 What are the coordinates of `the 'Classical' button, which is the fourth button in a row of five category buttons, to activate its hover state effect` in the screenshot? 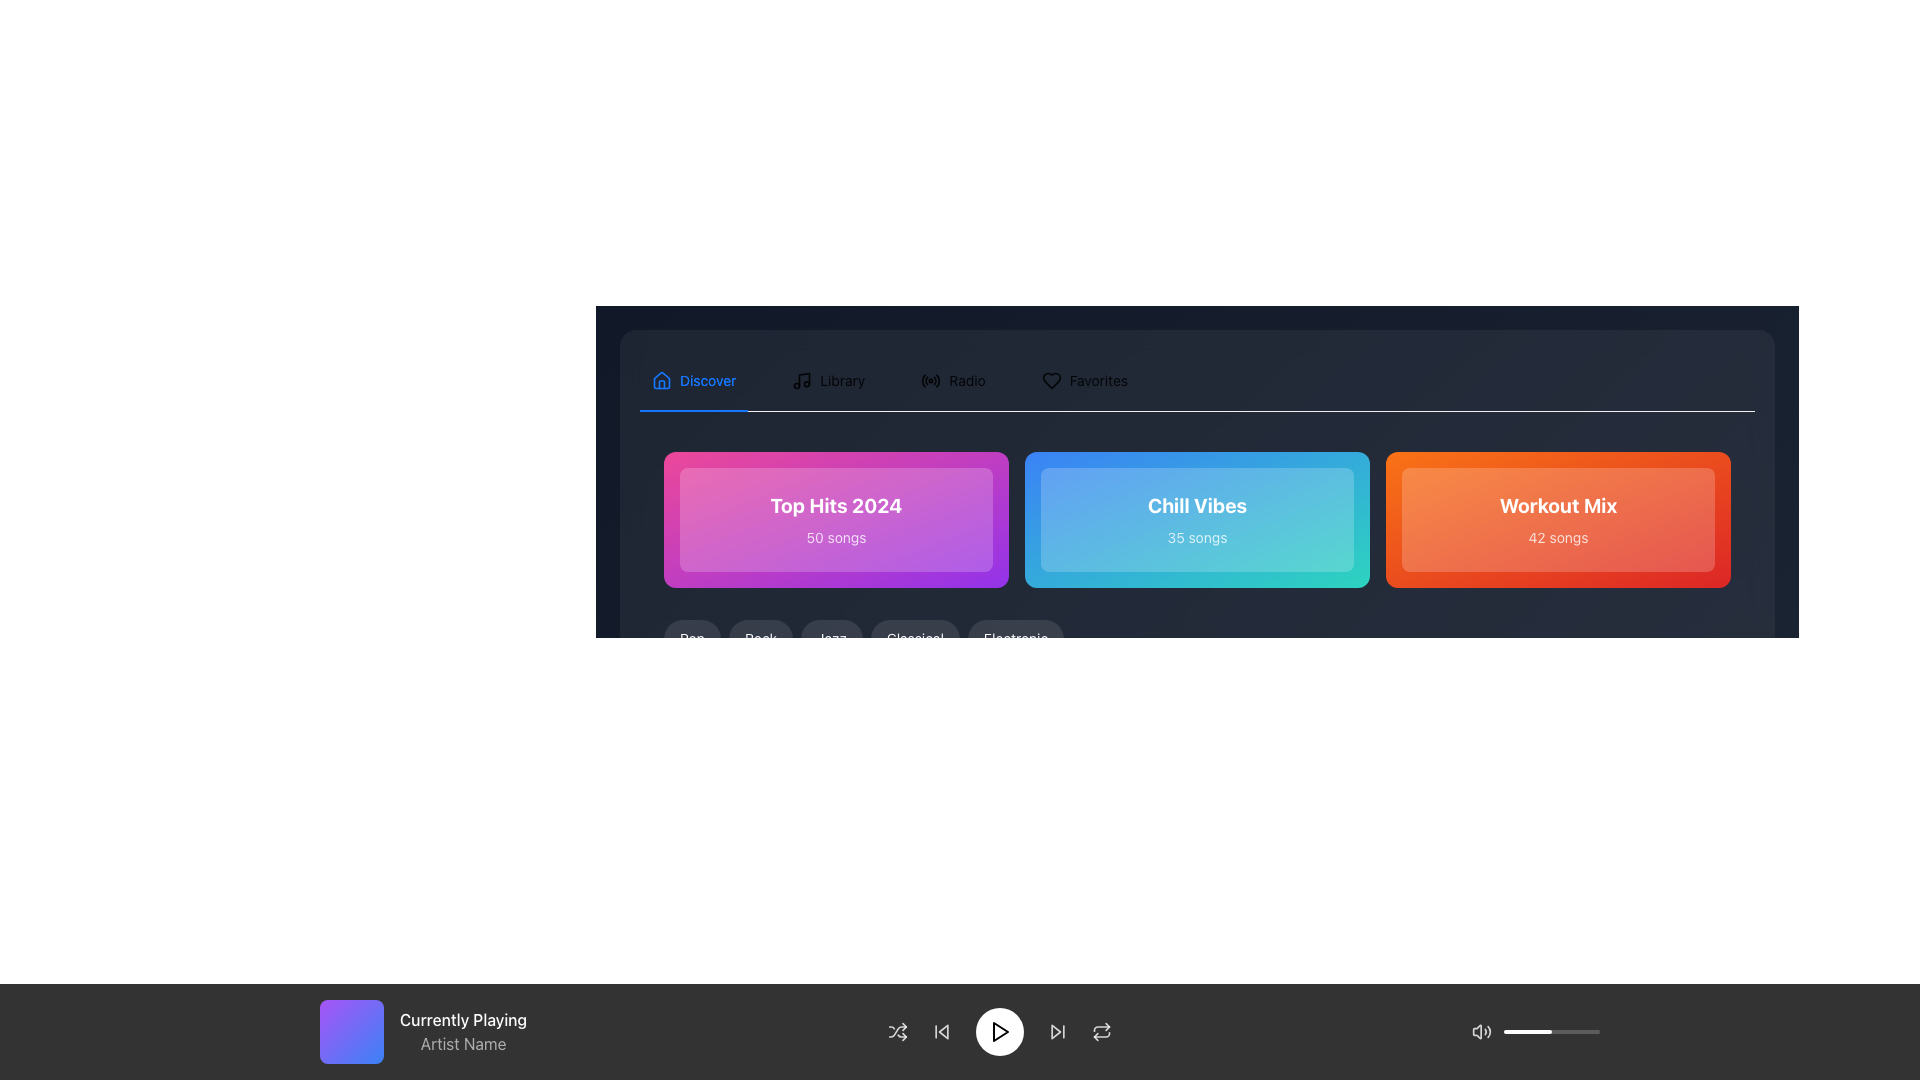 It's located at (914, 639).